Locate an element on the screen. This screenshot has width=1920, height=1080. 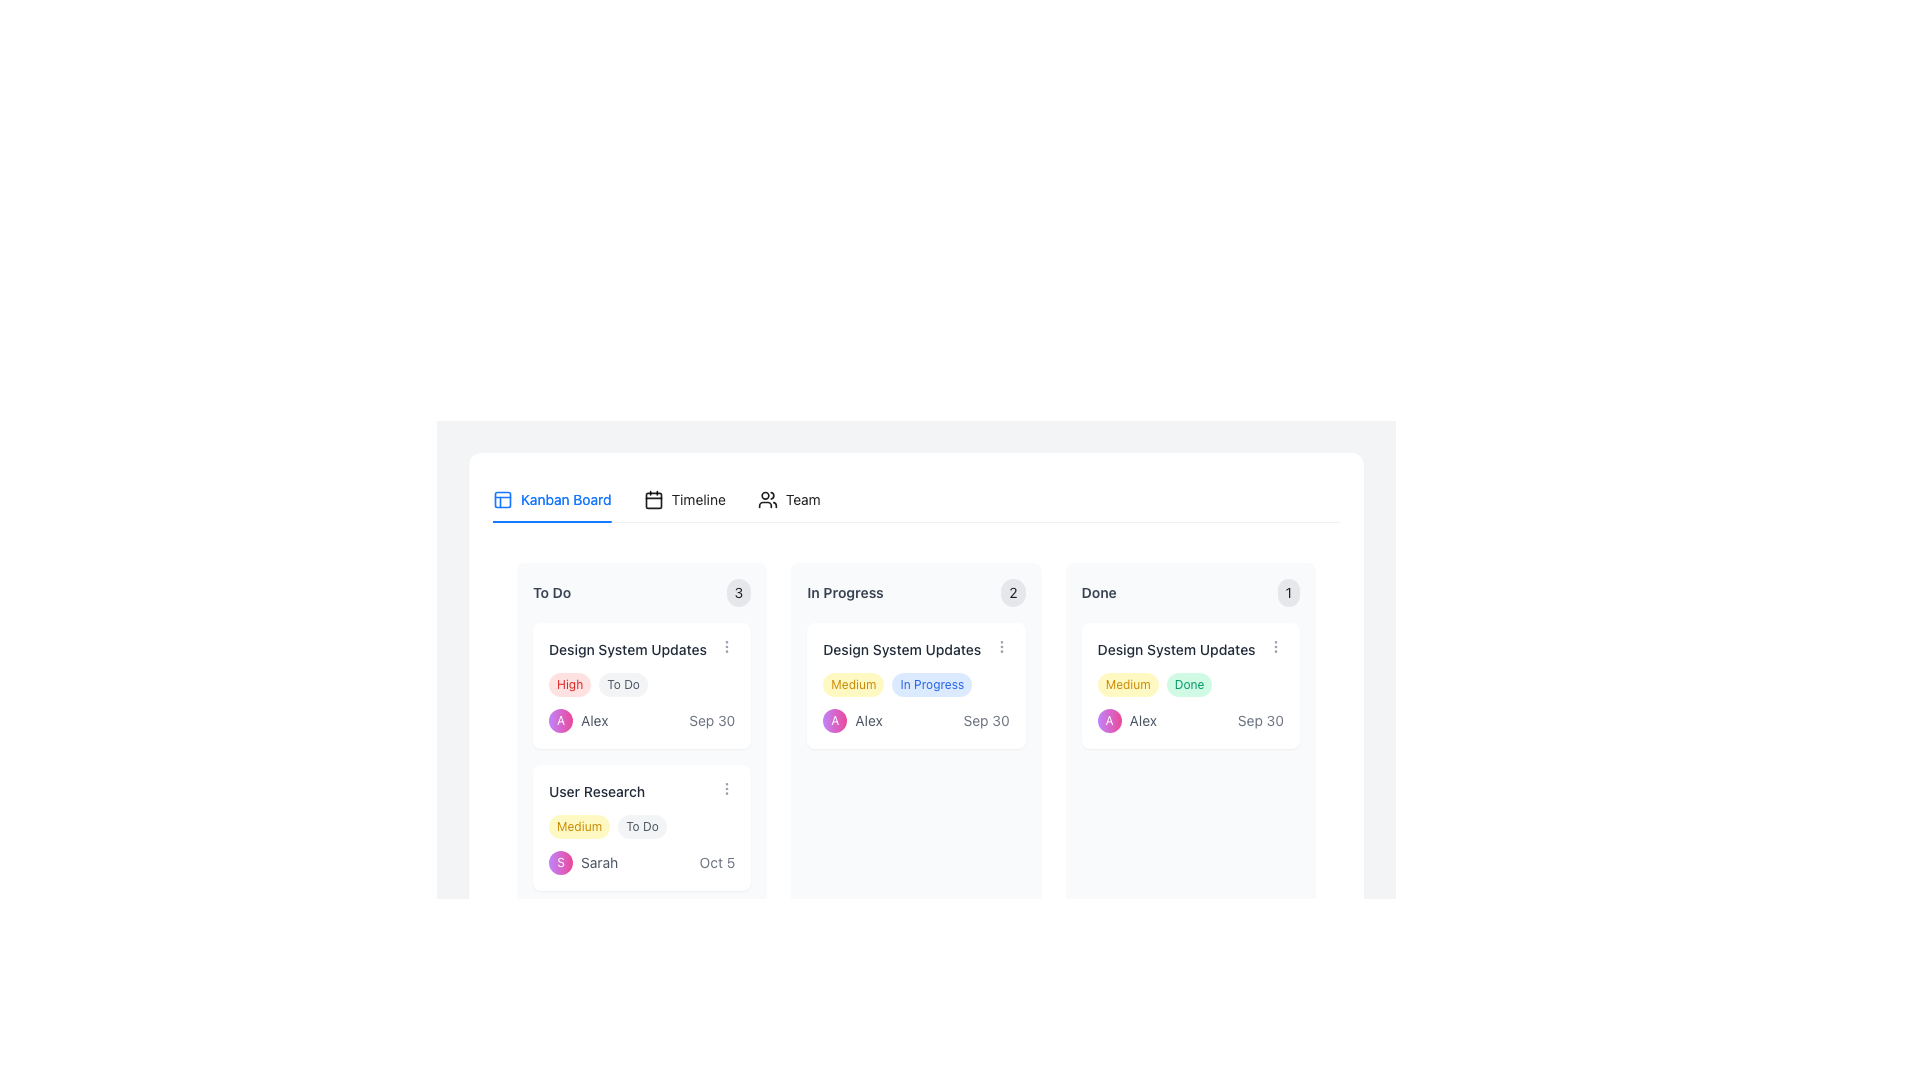
the 'Timeline' tab navigation item, which features the word 'Timeline' in a sans-serif font and a calendar icon is located at coordinates (684, 499).